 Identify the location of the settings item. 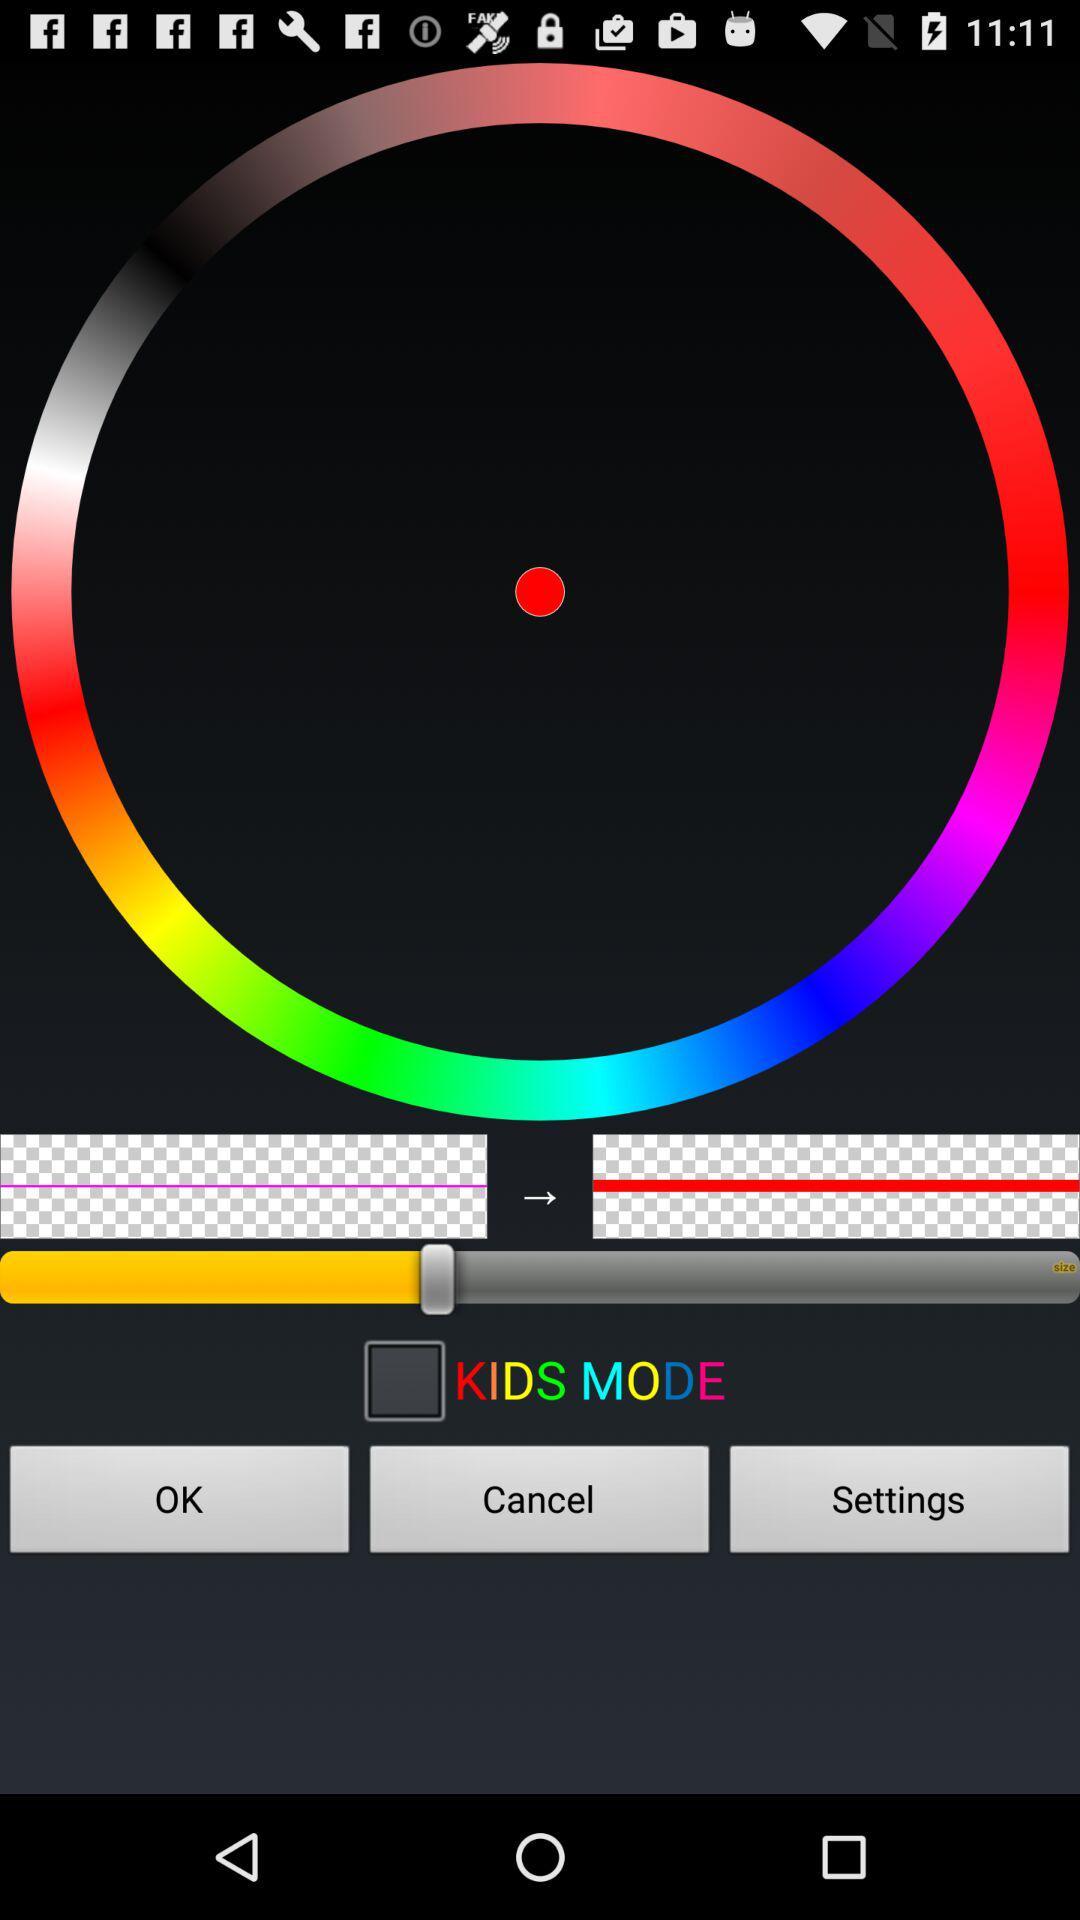
(898, 1505).